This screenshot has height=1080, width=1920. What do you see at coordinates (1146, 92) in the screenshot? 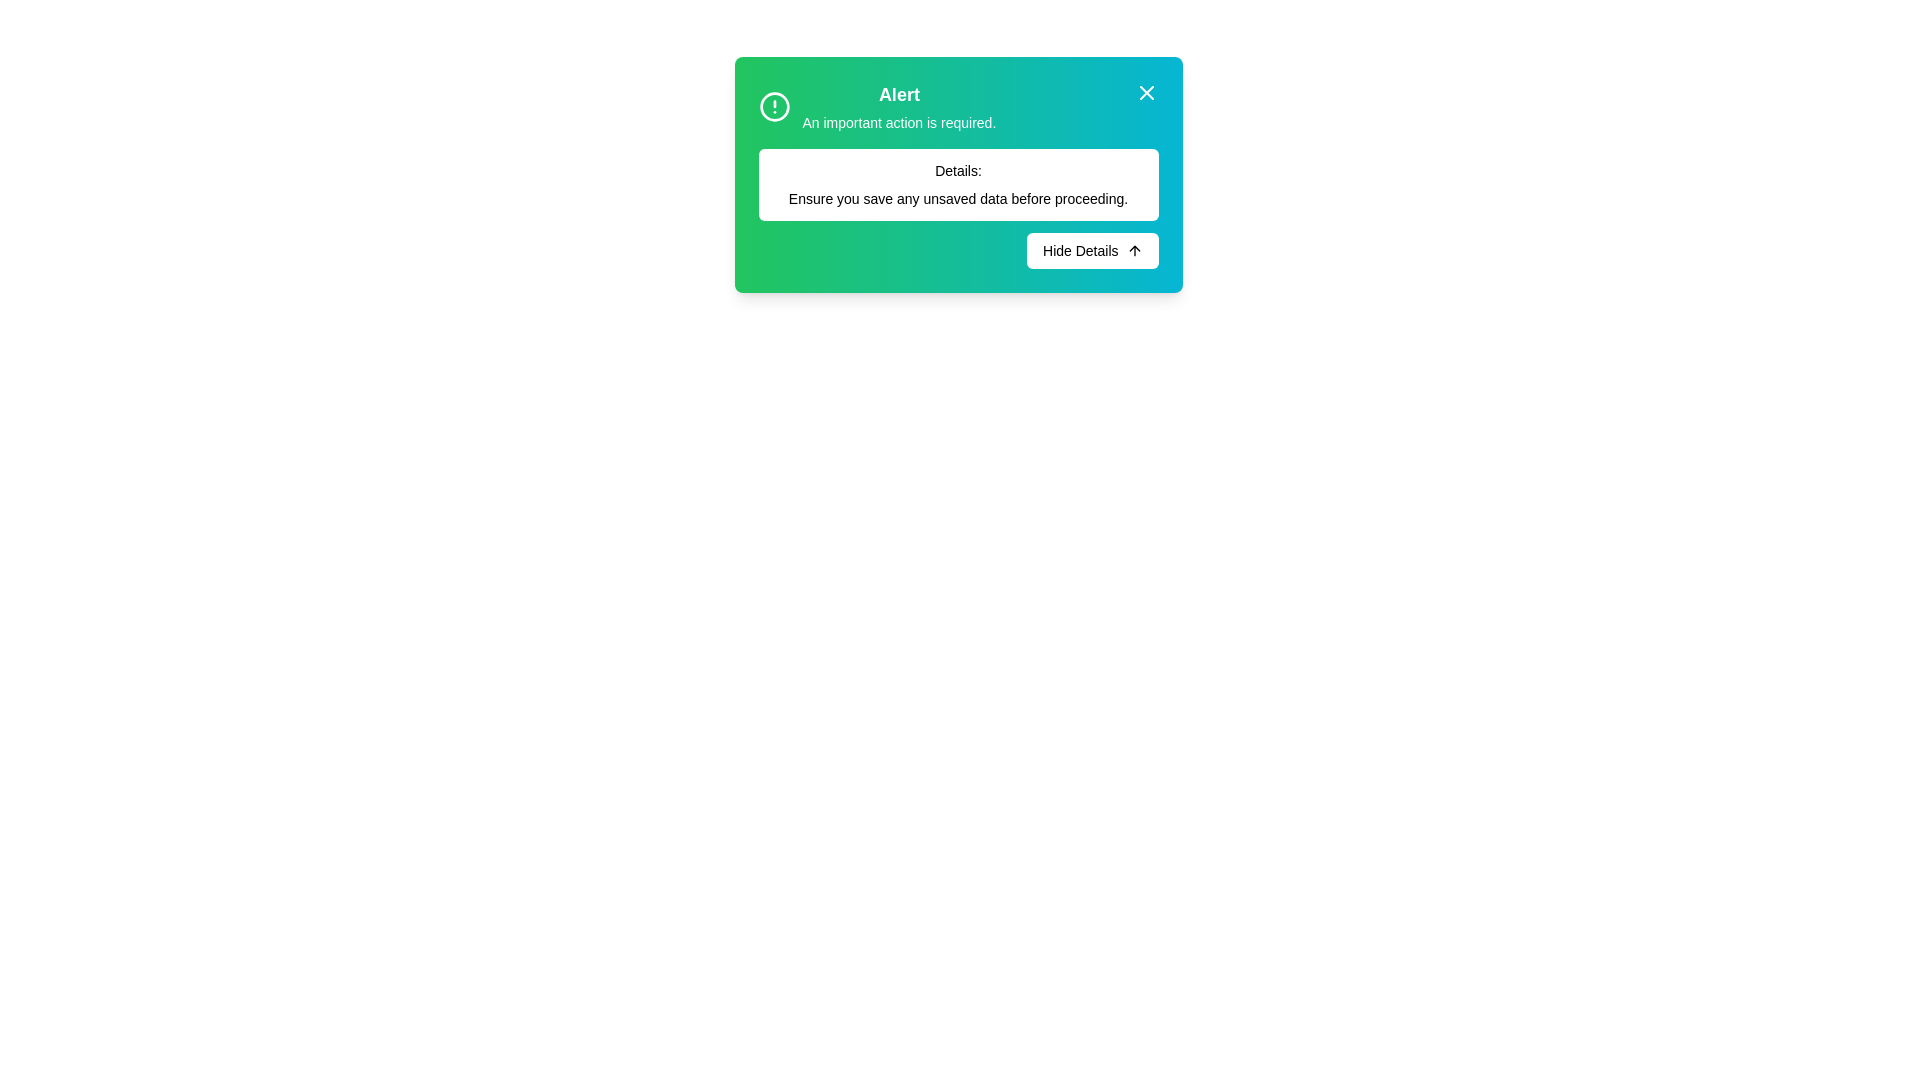
I see `the close button (X) located at the top-right corner of the notification dialog` at bounding box center [1146, 92].